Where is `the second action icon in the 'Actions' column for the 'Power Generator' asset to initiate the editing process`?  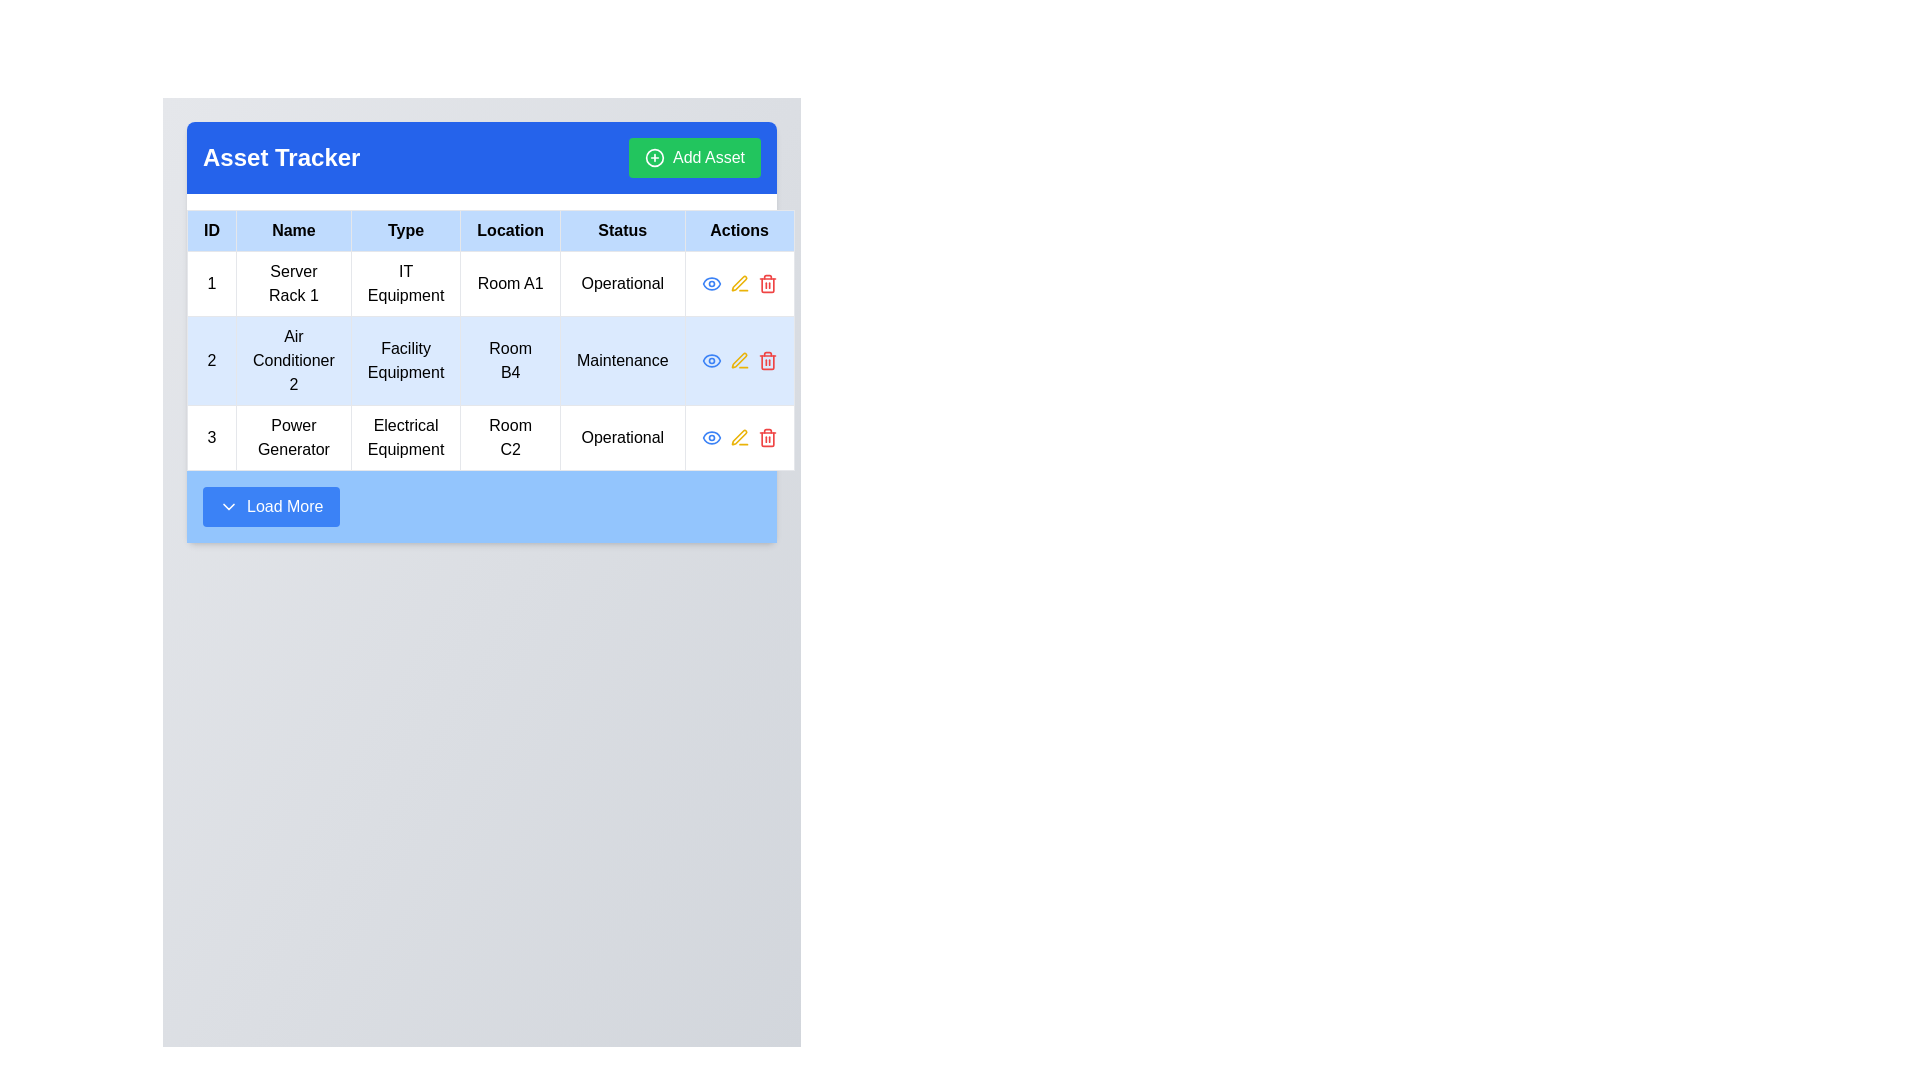
the second action icon in the 'Actions' column for the 'Power Generator' asset to initiate the editing process is located at coordinates (738, 437).